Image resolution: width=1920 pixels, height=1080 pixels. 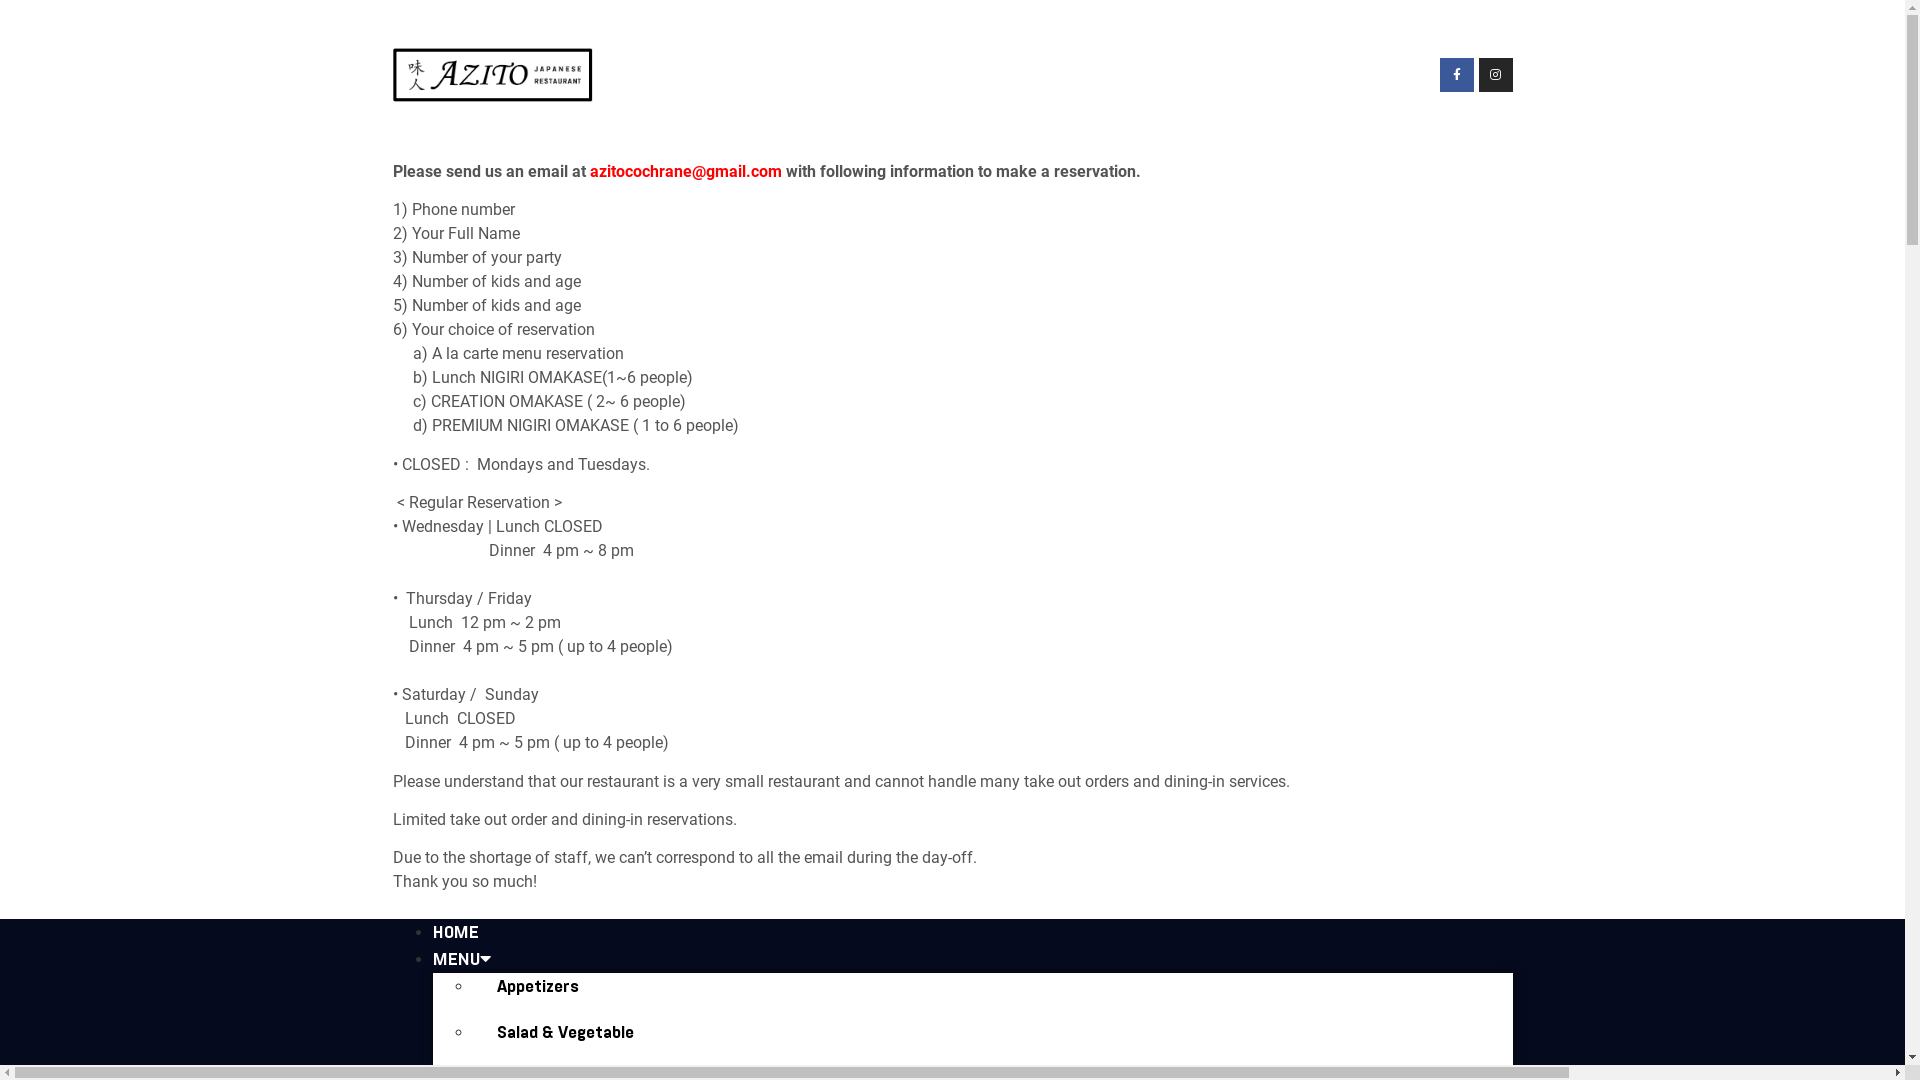 I want to click on 'HOME', so click(x=454, y=932).